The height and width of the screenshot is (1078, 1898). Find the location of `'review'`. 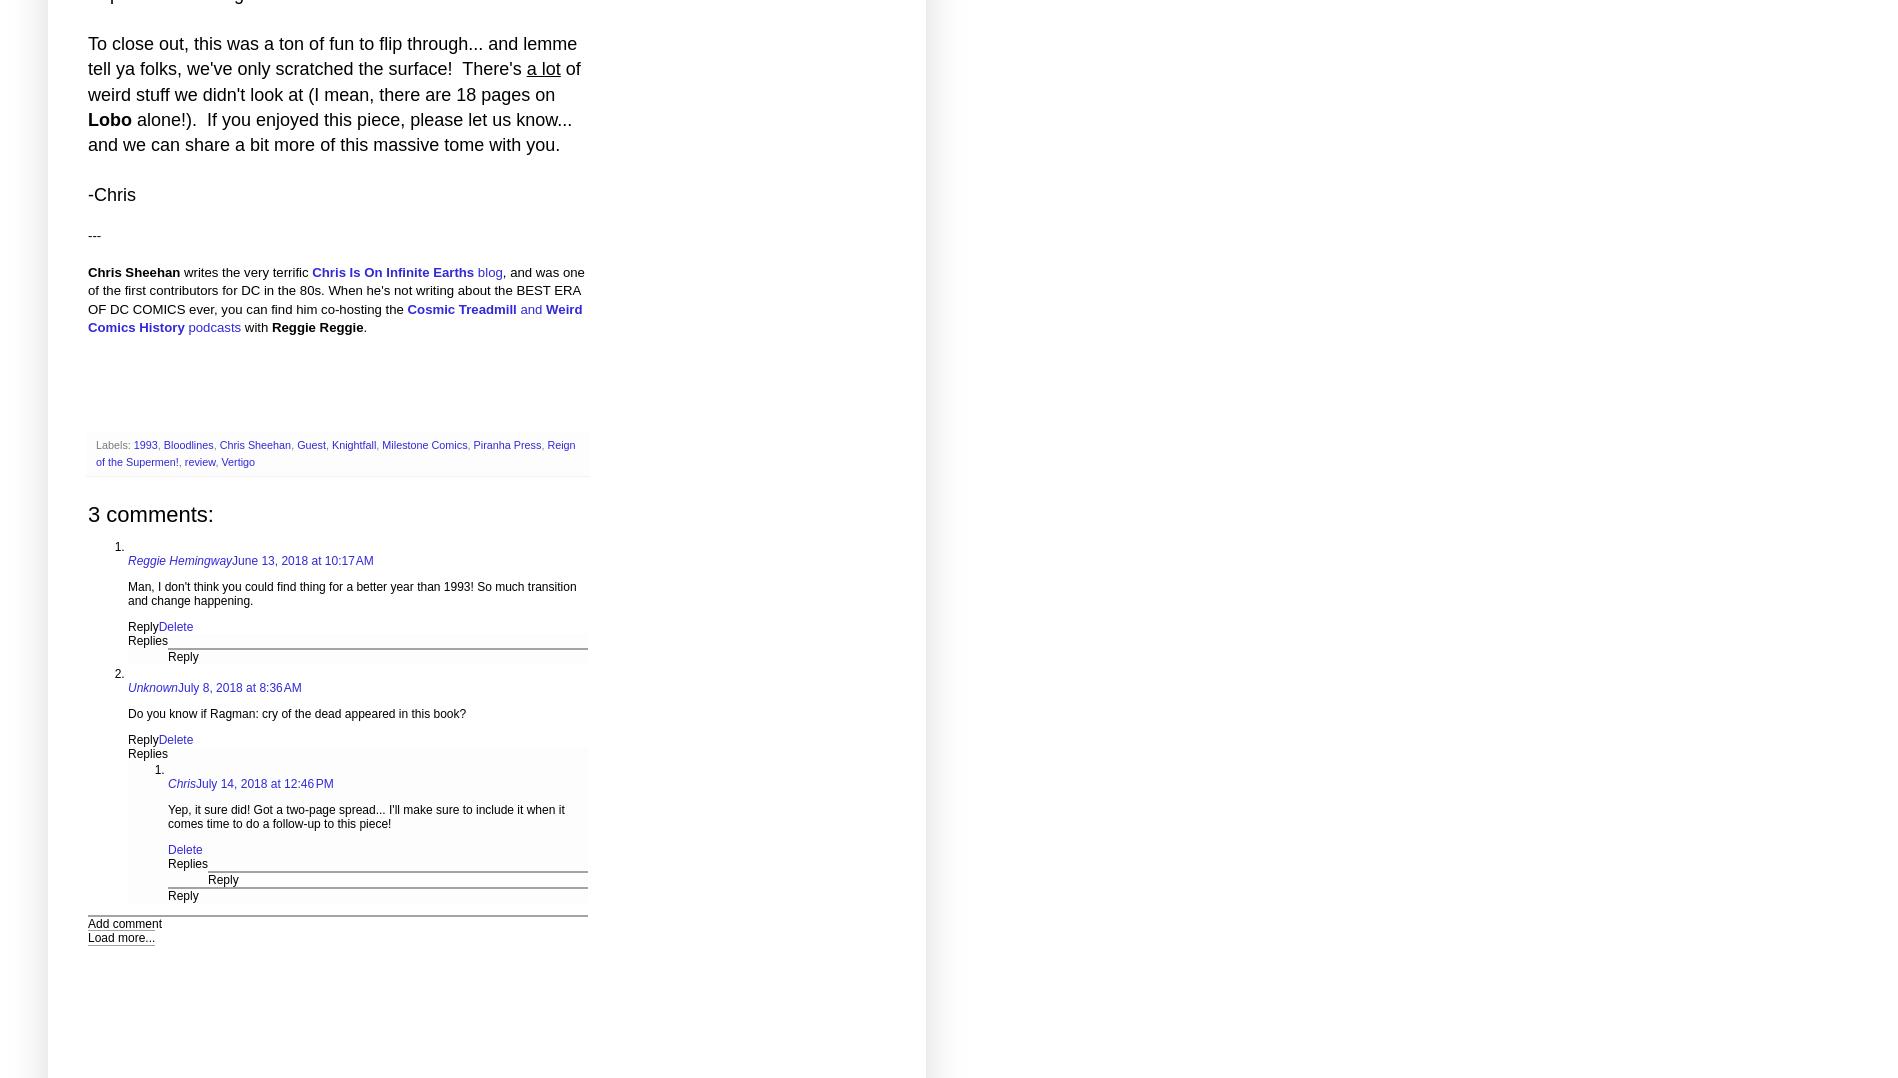

'review' is located at coordinates (198, 462).